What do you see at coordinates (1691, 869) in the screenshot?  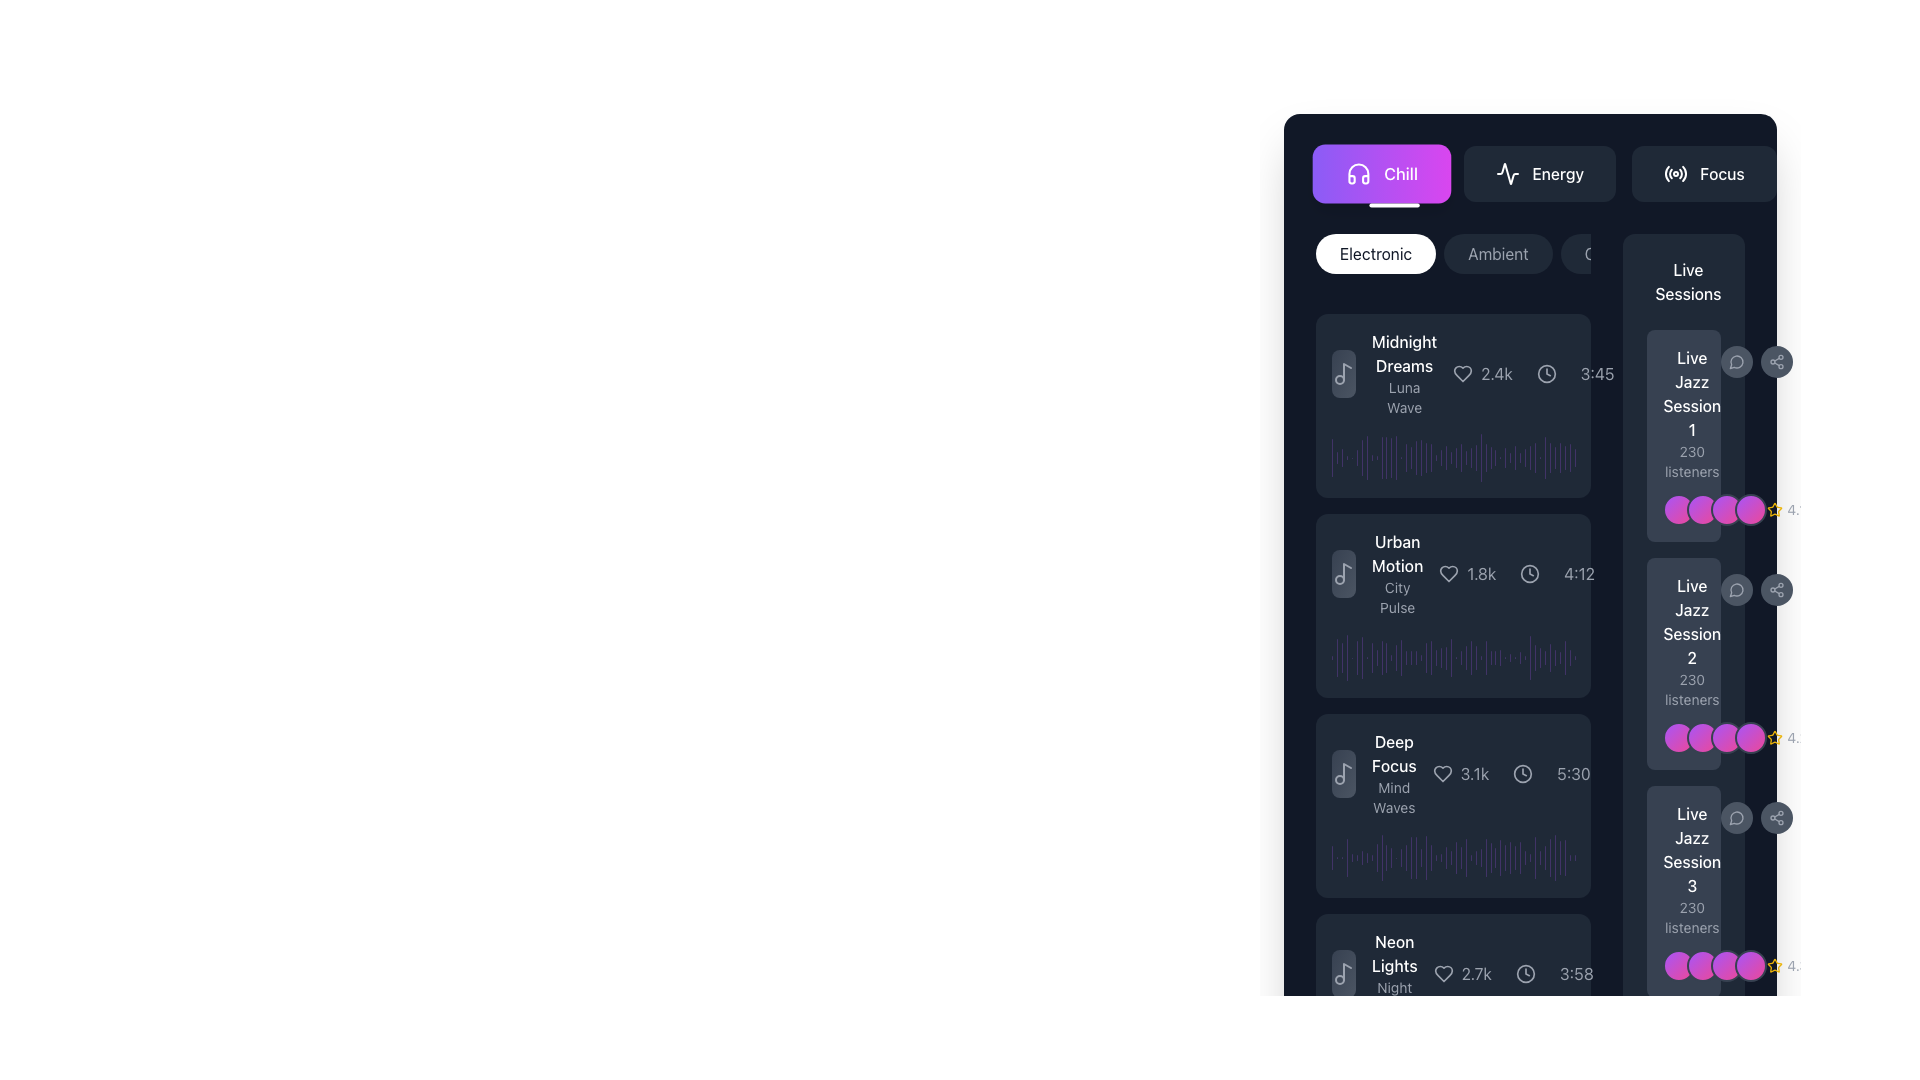 I see `the Text Display Block that shows 'Live Jazz Session 3' with '230 listeners' below it, located in the right panel of the 'Live Sessions' list` at bounding box center [1691, 869].